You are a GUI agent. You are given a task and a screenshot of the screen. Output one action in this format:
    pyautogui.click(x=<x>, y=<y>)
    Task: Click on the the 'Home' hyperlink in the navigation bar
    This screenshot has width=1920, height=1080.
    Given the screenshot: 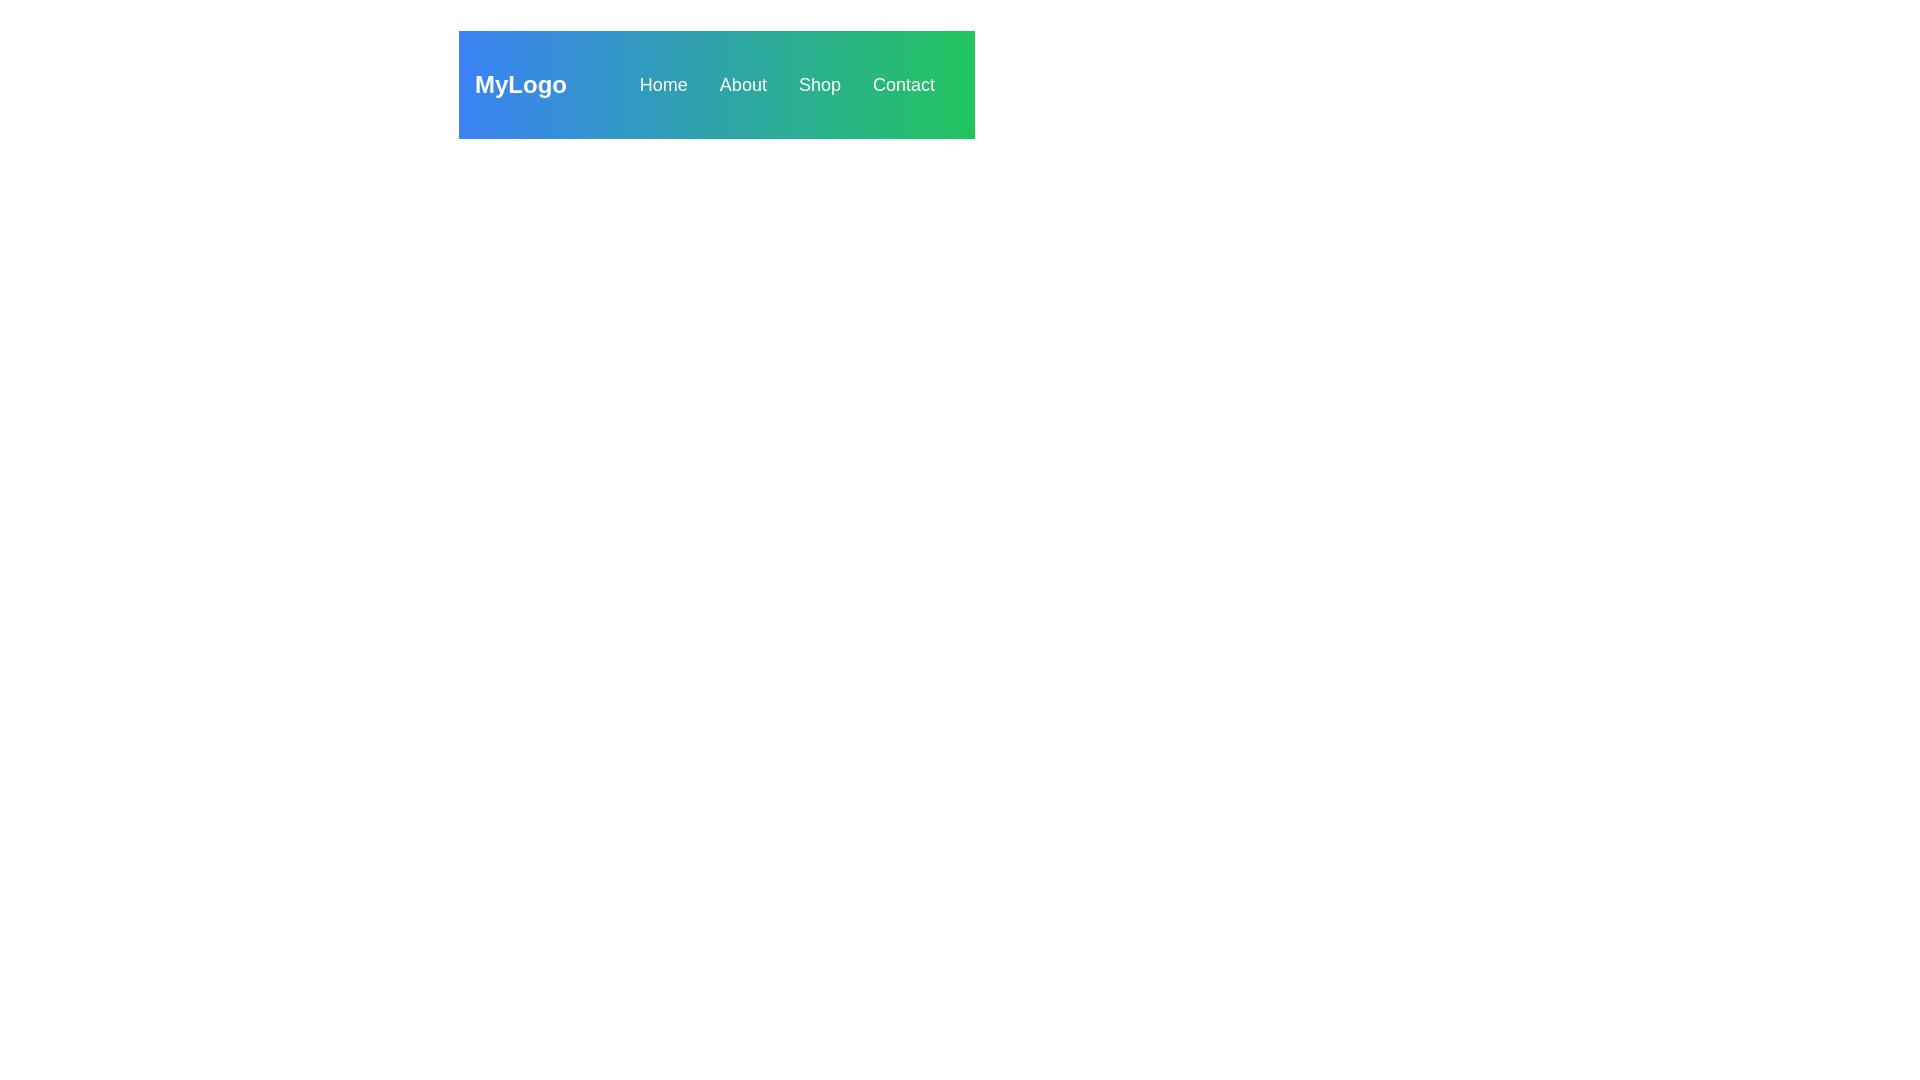 What is the action you would take?
    pyautogui.click(x=663, y=83)
    